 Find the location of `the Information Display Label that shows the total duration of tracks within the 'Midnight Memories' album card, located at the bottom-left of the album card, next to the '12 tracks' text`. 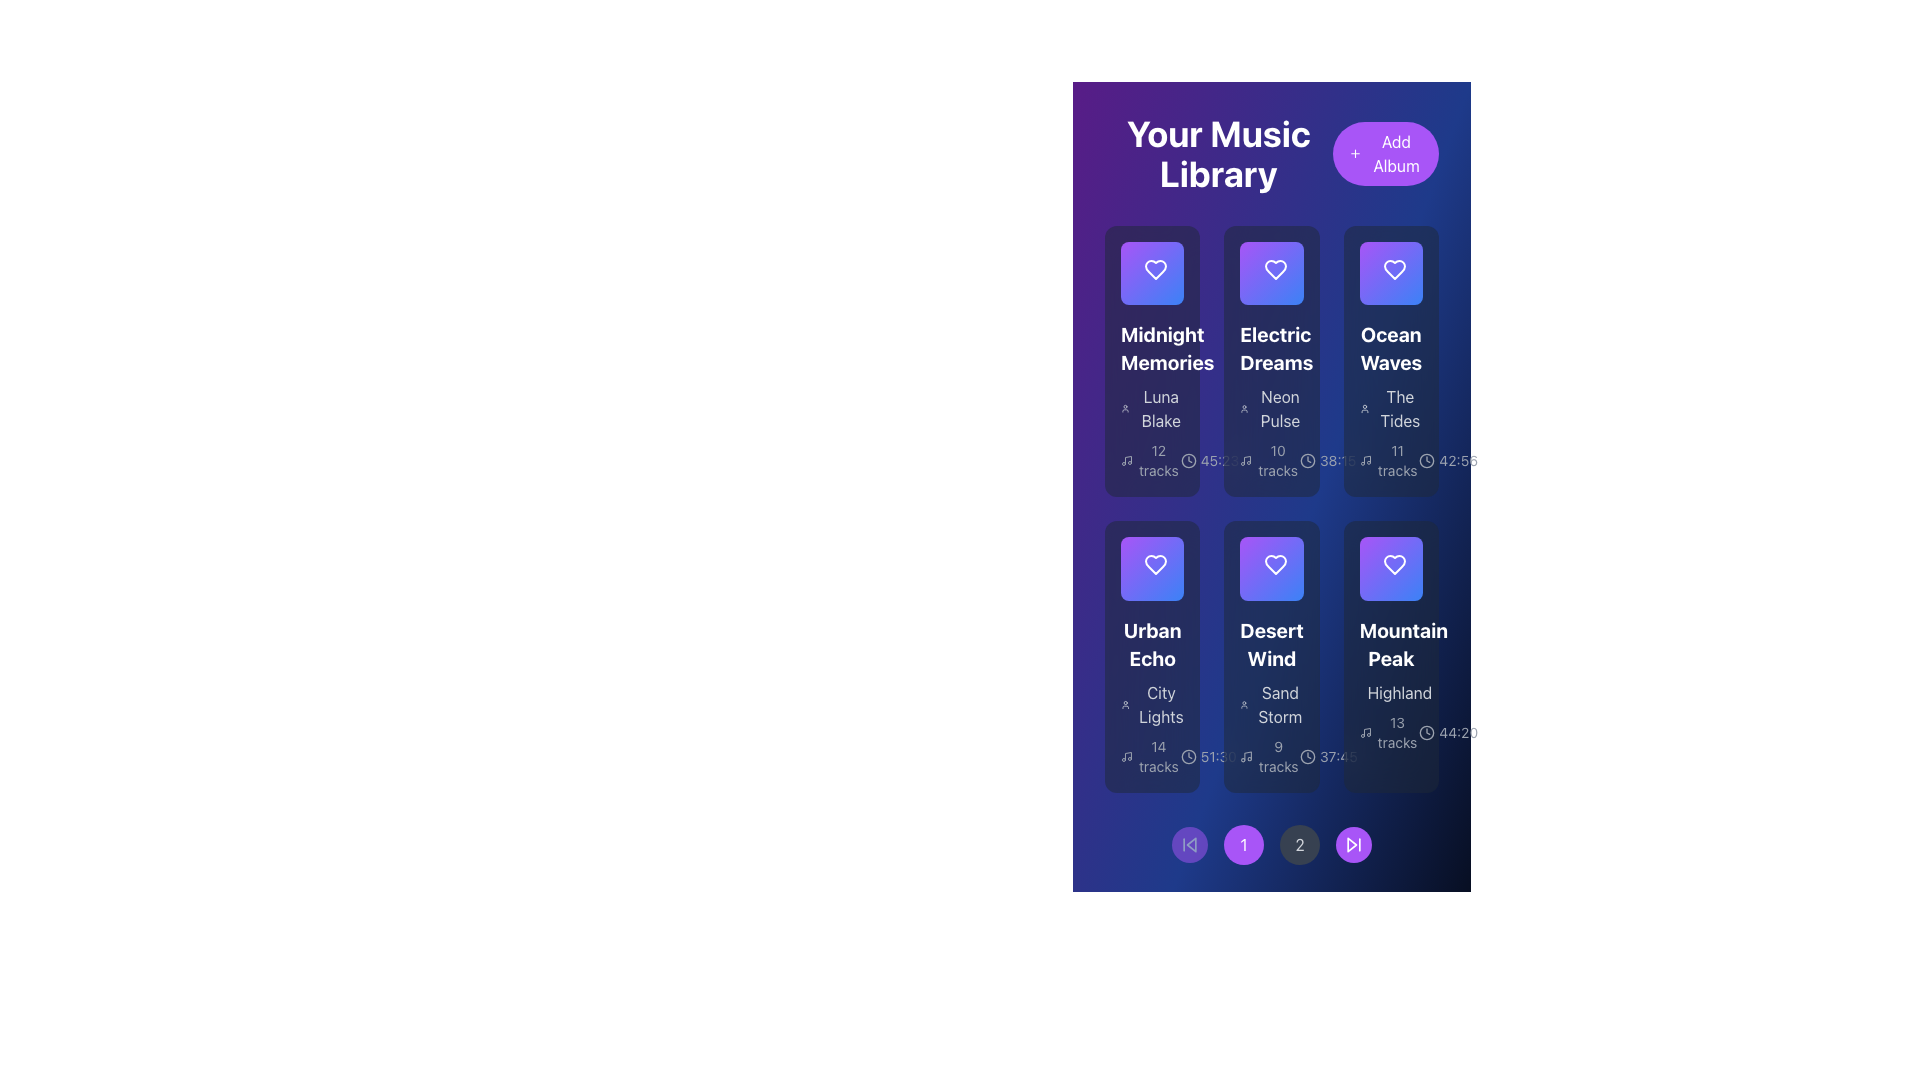

the Information Display Label that shows the total duration of tracks within the 'Midnight Memories' album card, located at the bottom-left of the album card, next to the '12 tracks' text is located at coordinates (1208, 461).